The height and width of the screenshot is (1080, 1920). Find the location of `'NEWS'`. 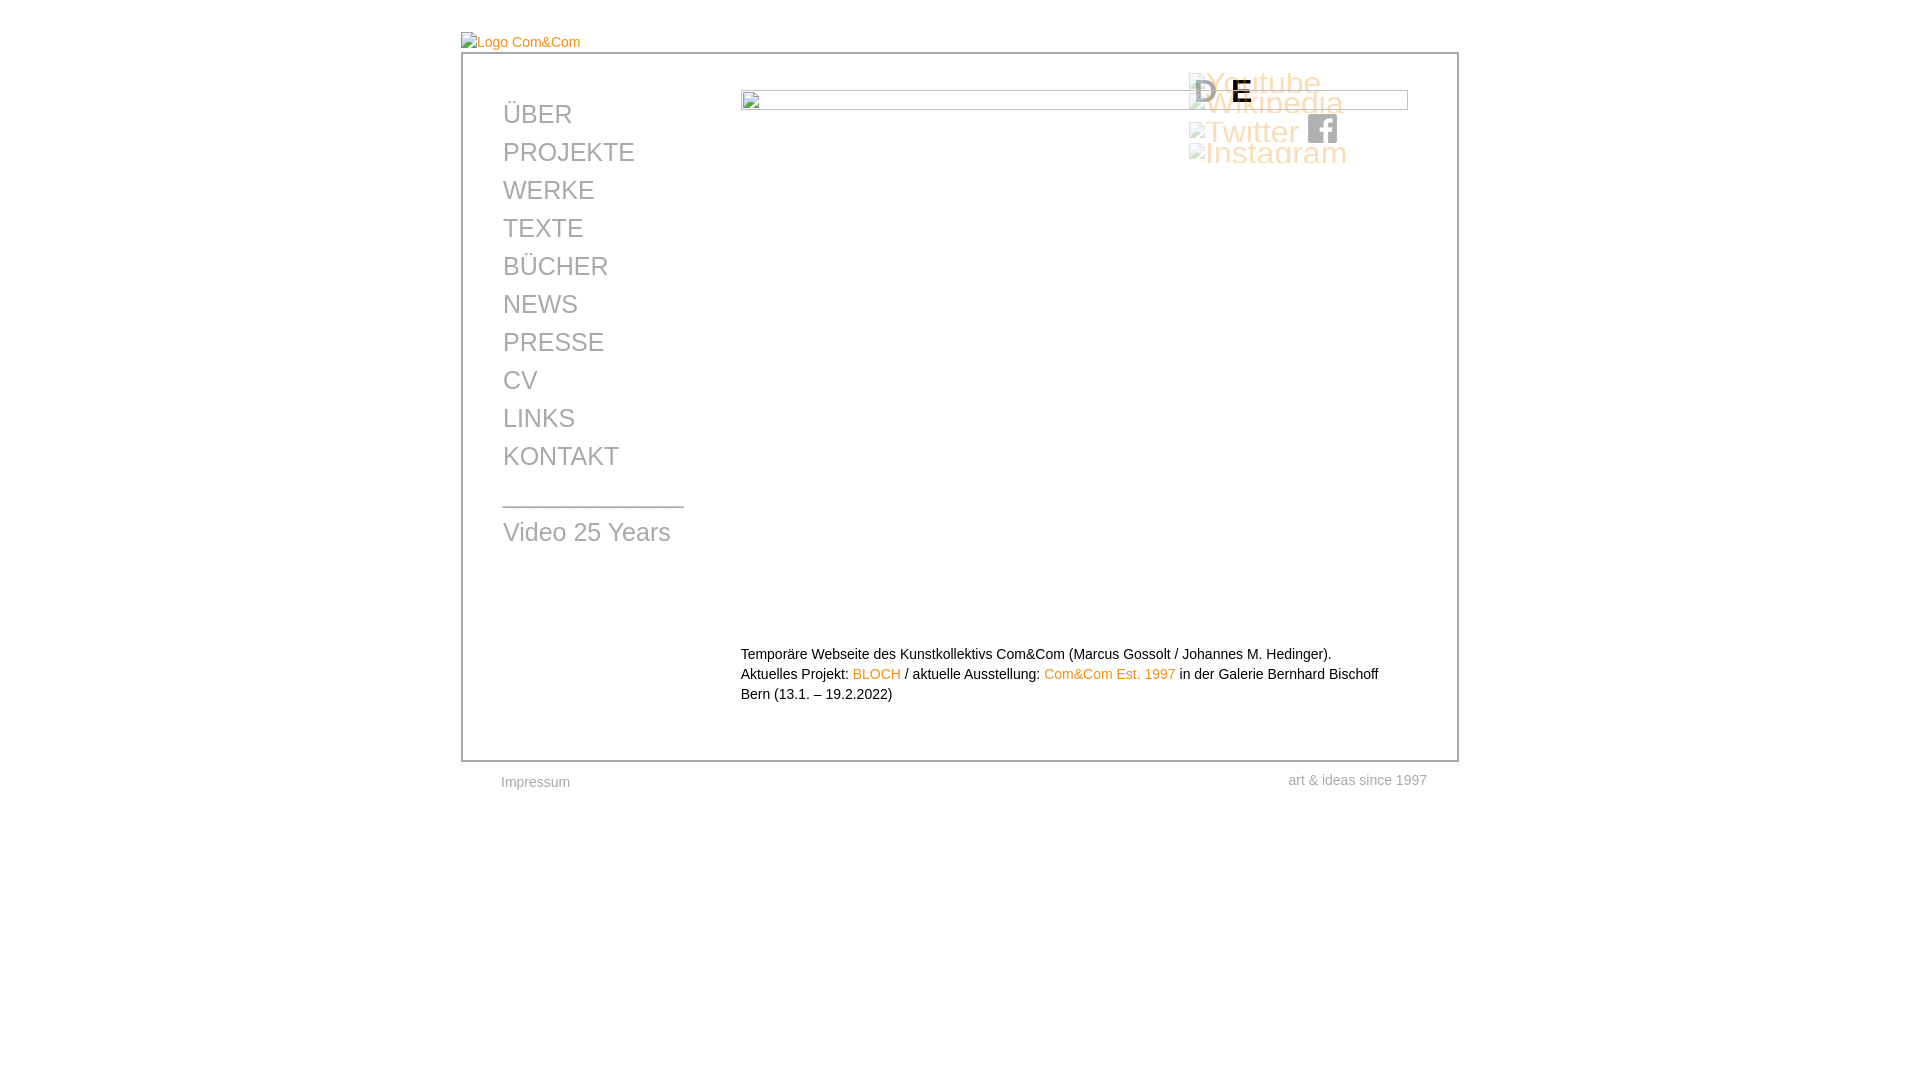

'NEWS' is located at coordinates (540, 304).